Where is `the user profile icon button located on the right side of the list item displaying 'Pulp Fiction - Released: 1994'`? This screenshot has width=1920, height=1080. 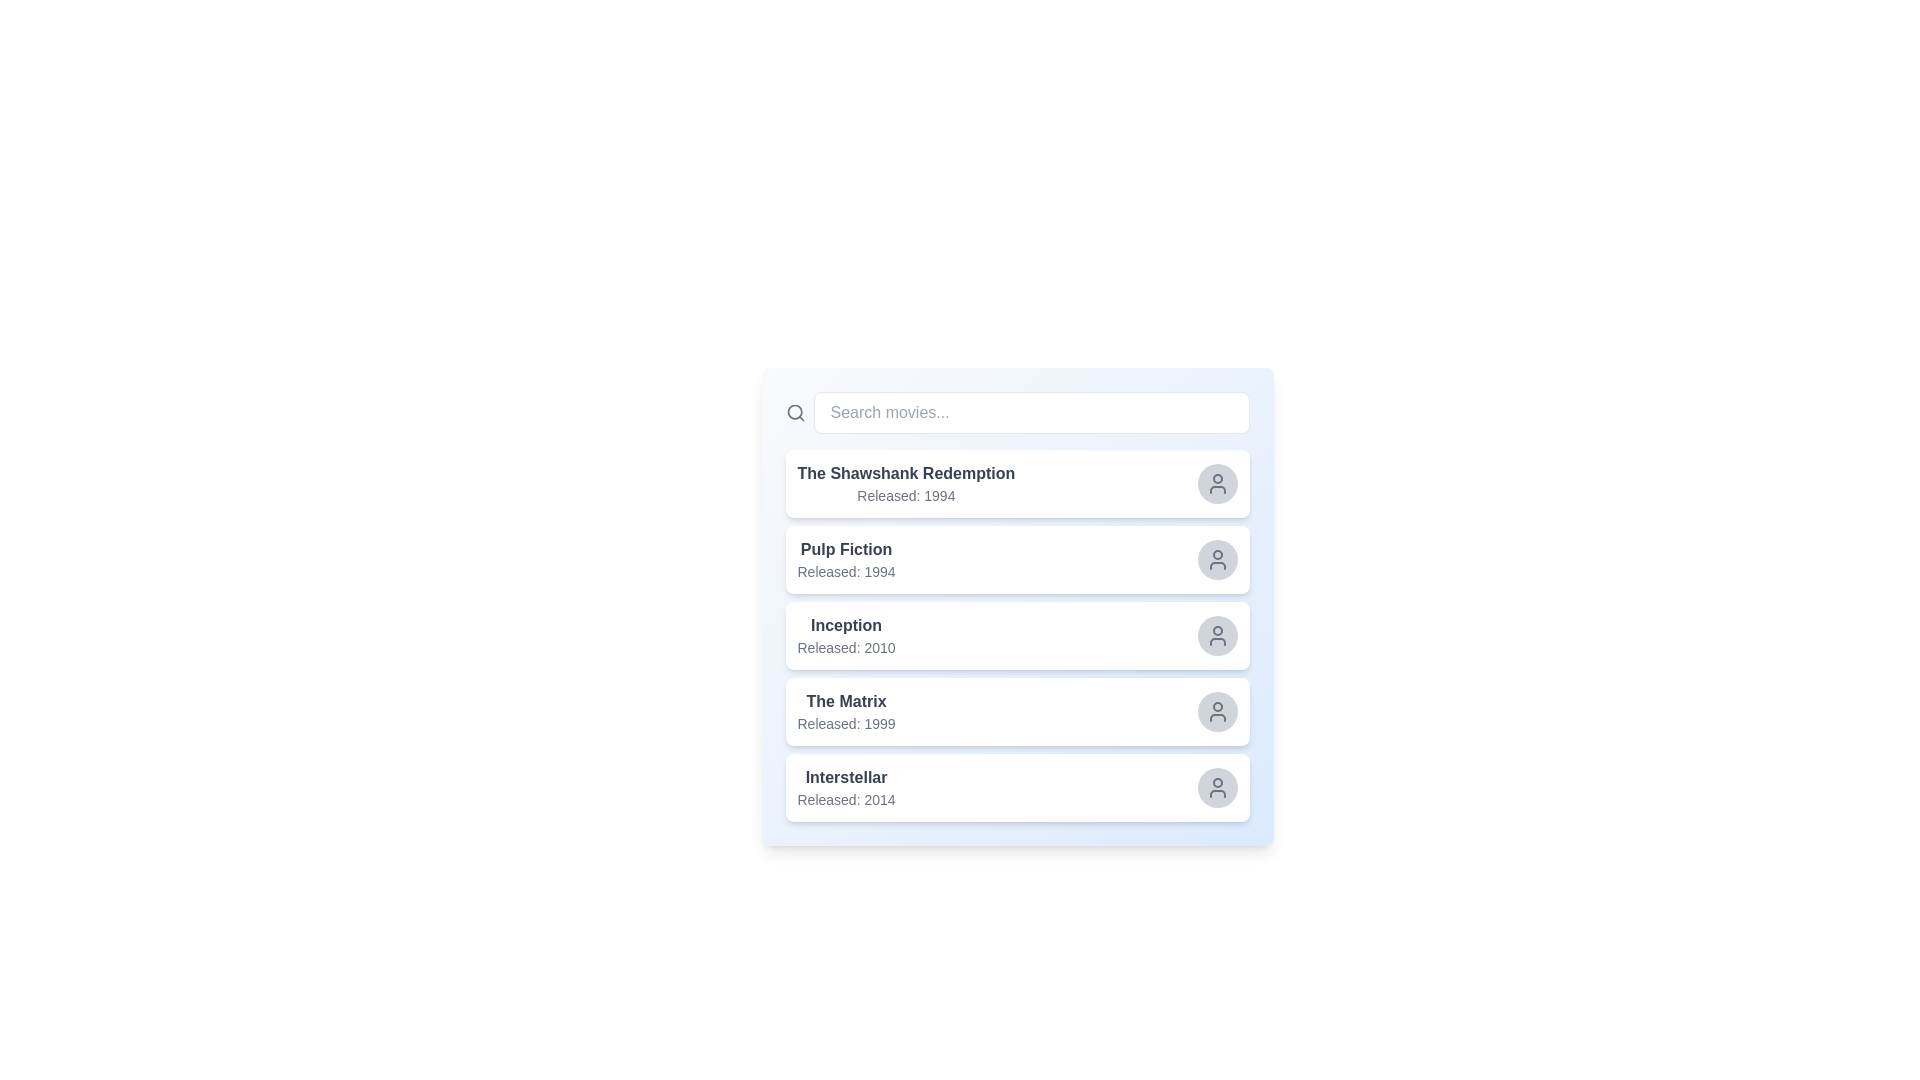 the user profile icon button located on the right side of the list item displaying 'Pulp Fiction - Released: 1994' is located at coordinates (1216, 559).